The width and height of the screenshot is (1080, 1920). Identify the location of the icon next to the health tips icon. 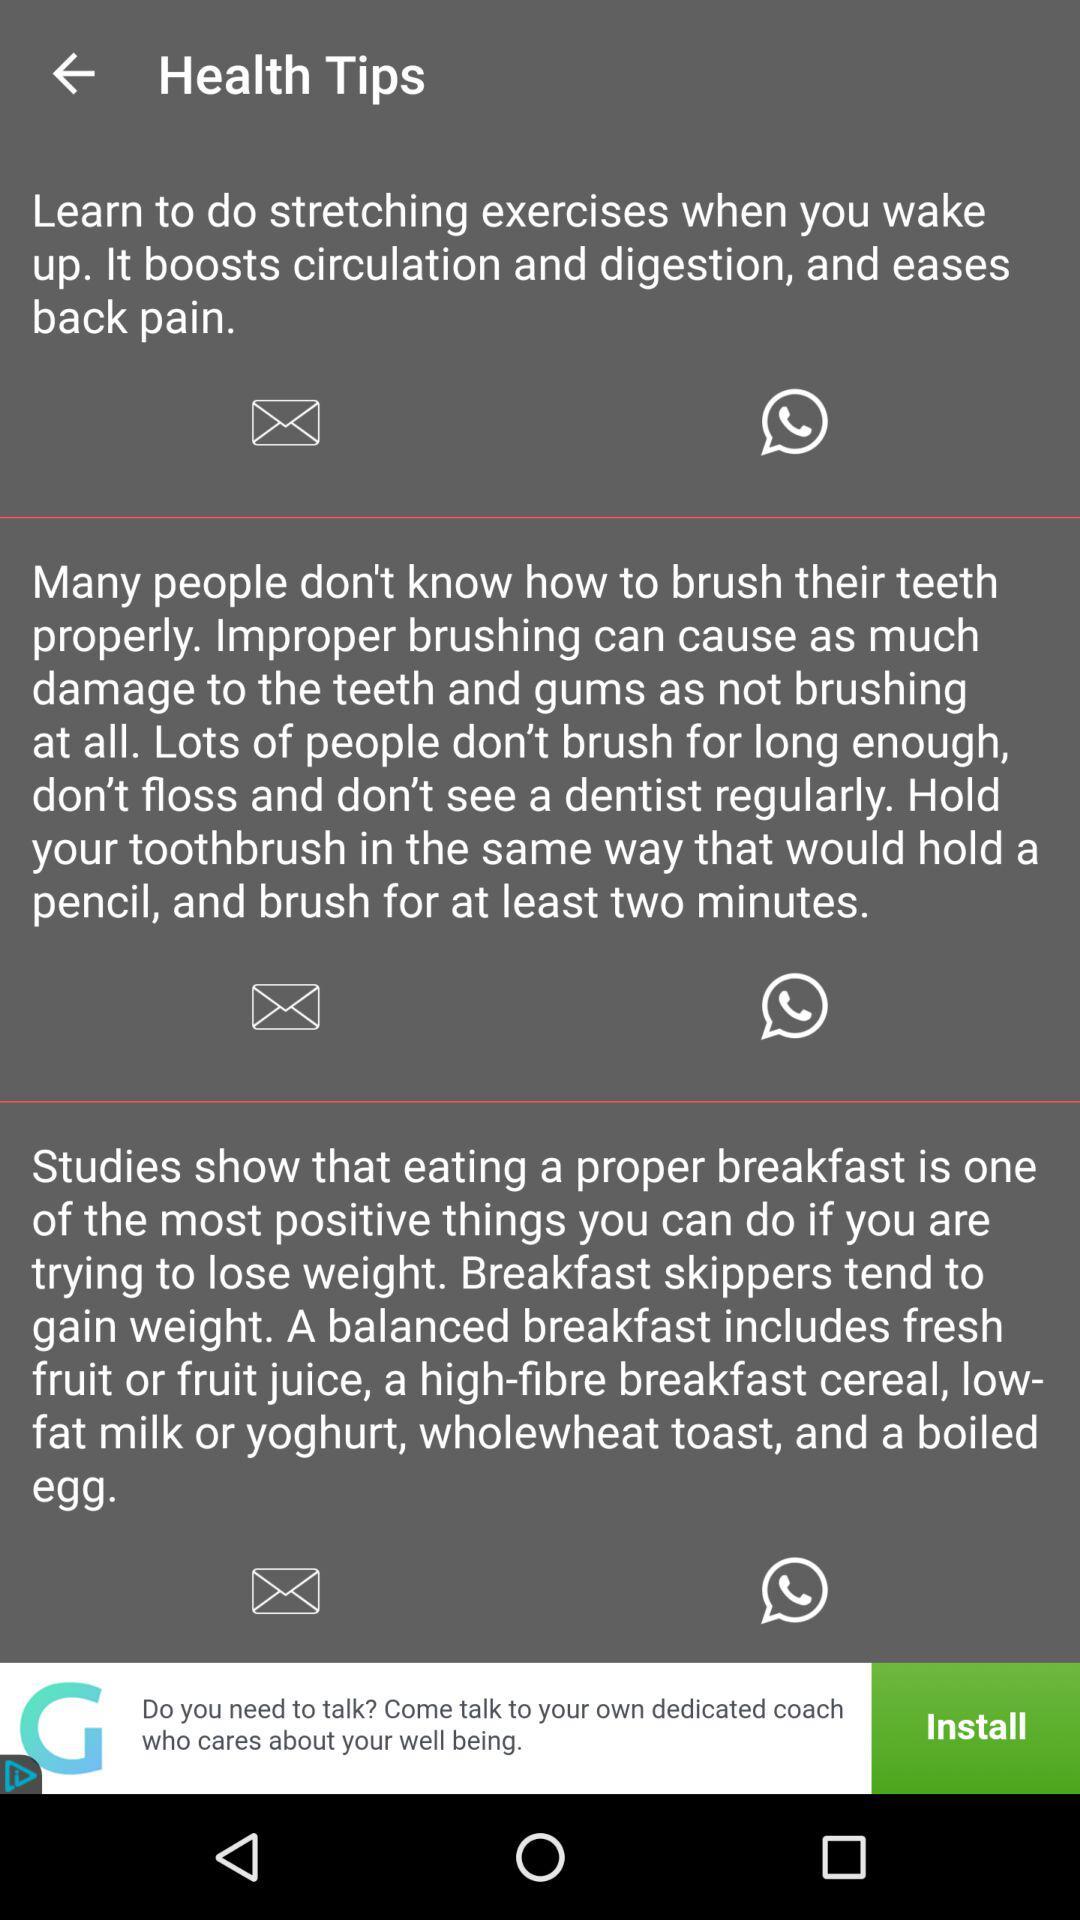
(72, 73).